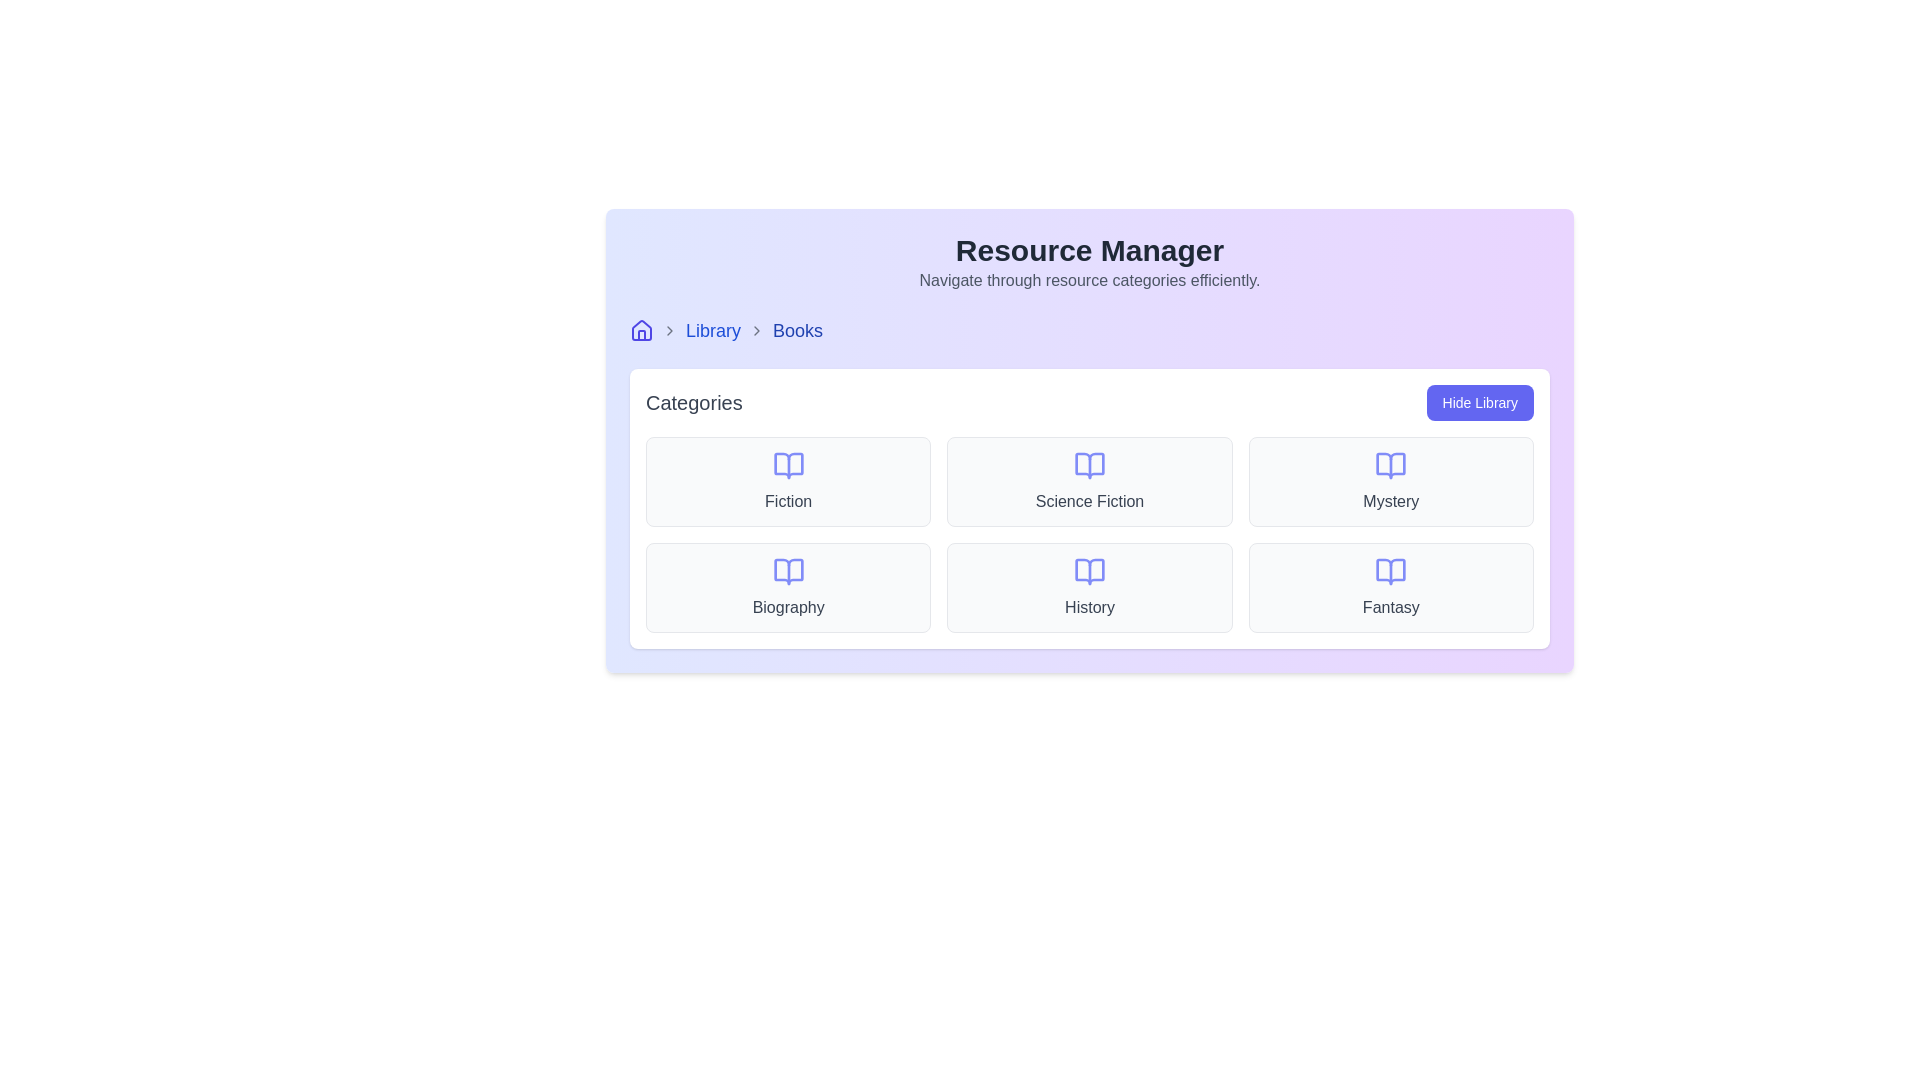 The height and width of the screenshot is (1080, 1920). What do you see at coordinates (1088, 249) in the screenshot?
I see `header text located at the top-center of the interface, which serves as a title for the section` at bounding box center [1088, 249].